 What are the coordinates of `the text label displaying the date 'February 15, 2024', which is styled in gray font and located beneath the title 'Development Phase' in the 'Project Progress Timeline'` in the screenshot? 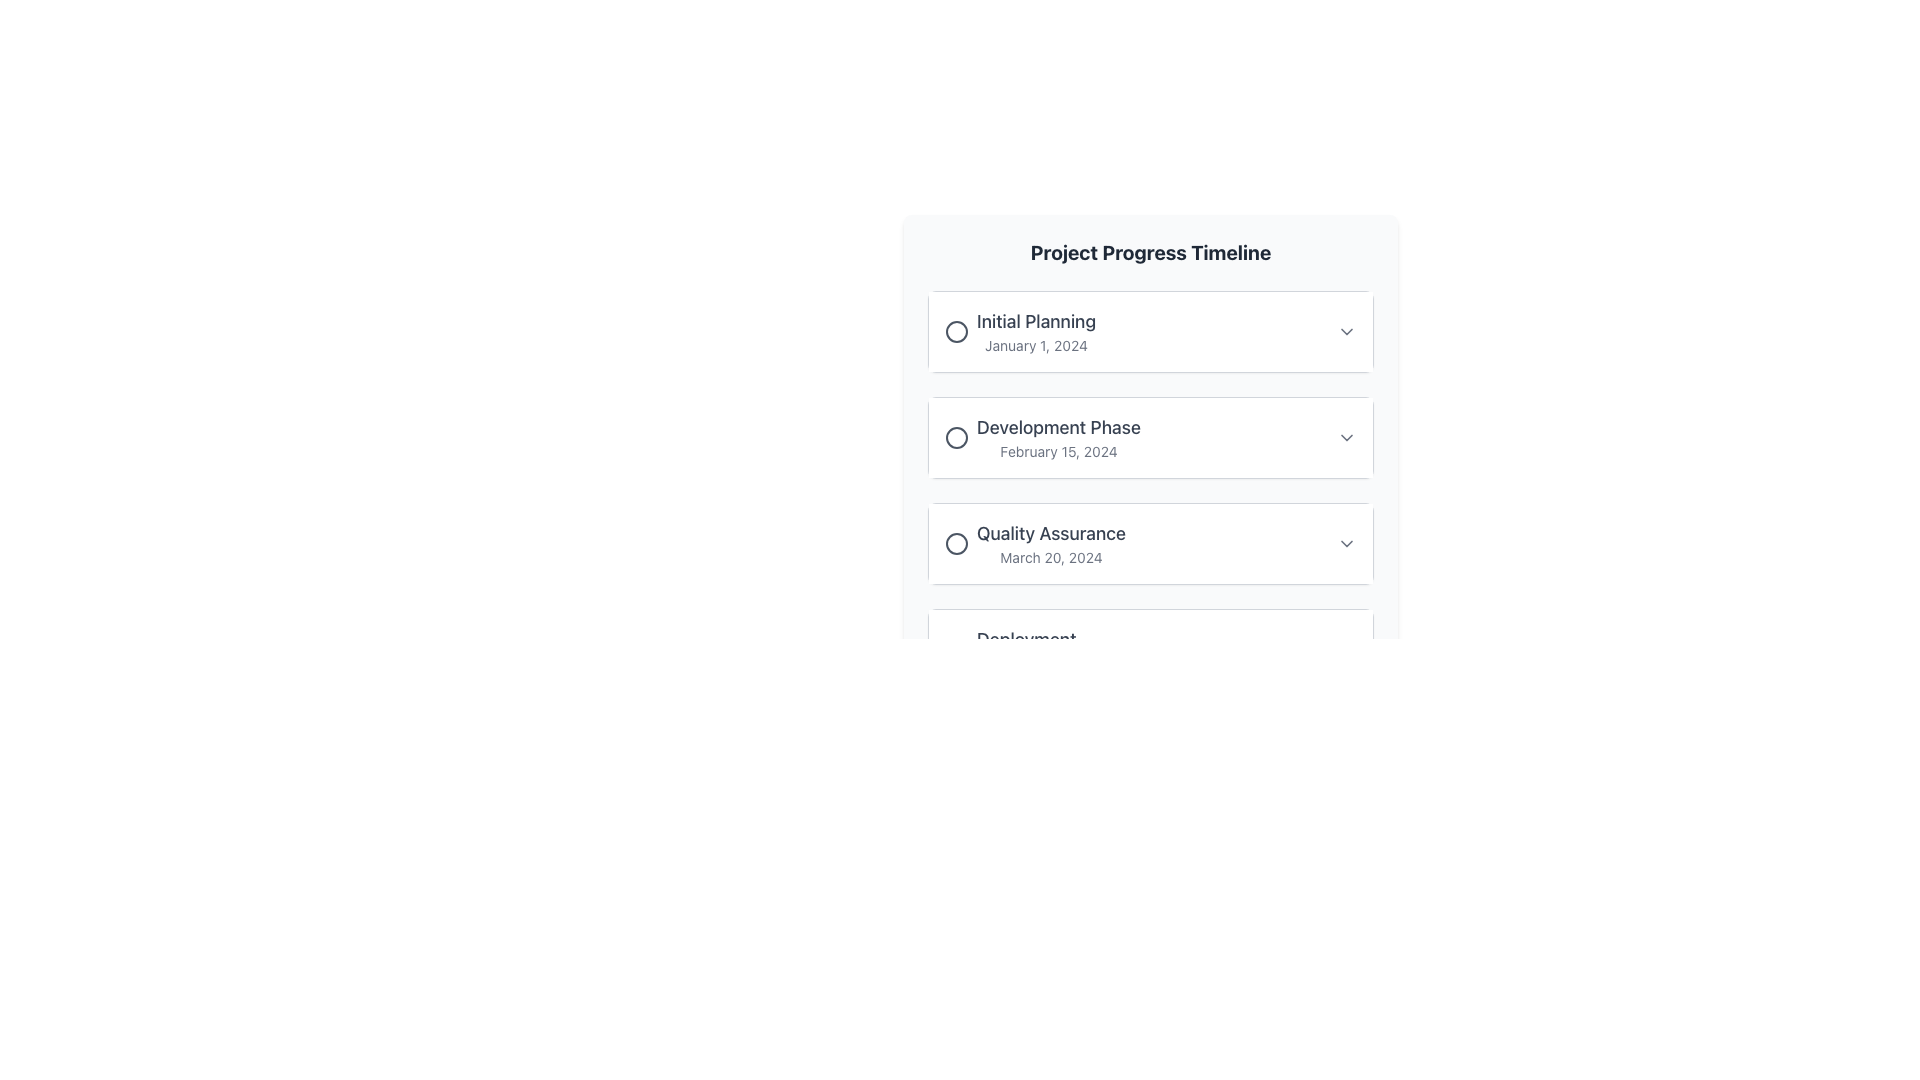 It's located at (1057, 451).